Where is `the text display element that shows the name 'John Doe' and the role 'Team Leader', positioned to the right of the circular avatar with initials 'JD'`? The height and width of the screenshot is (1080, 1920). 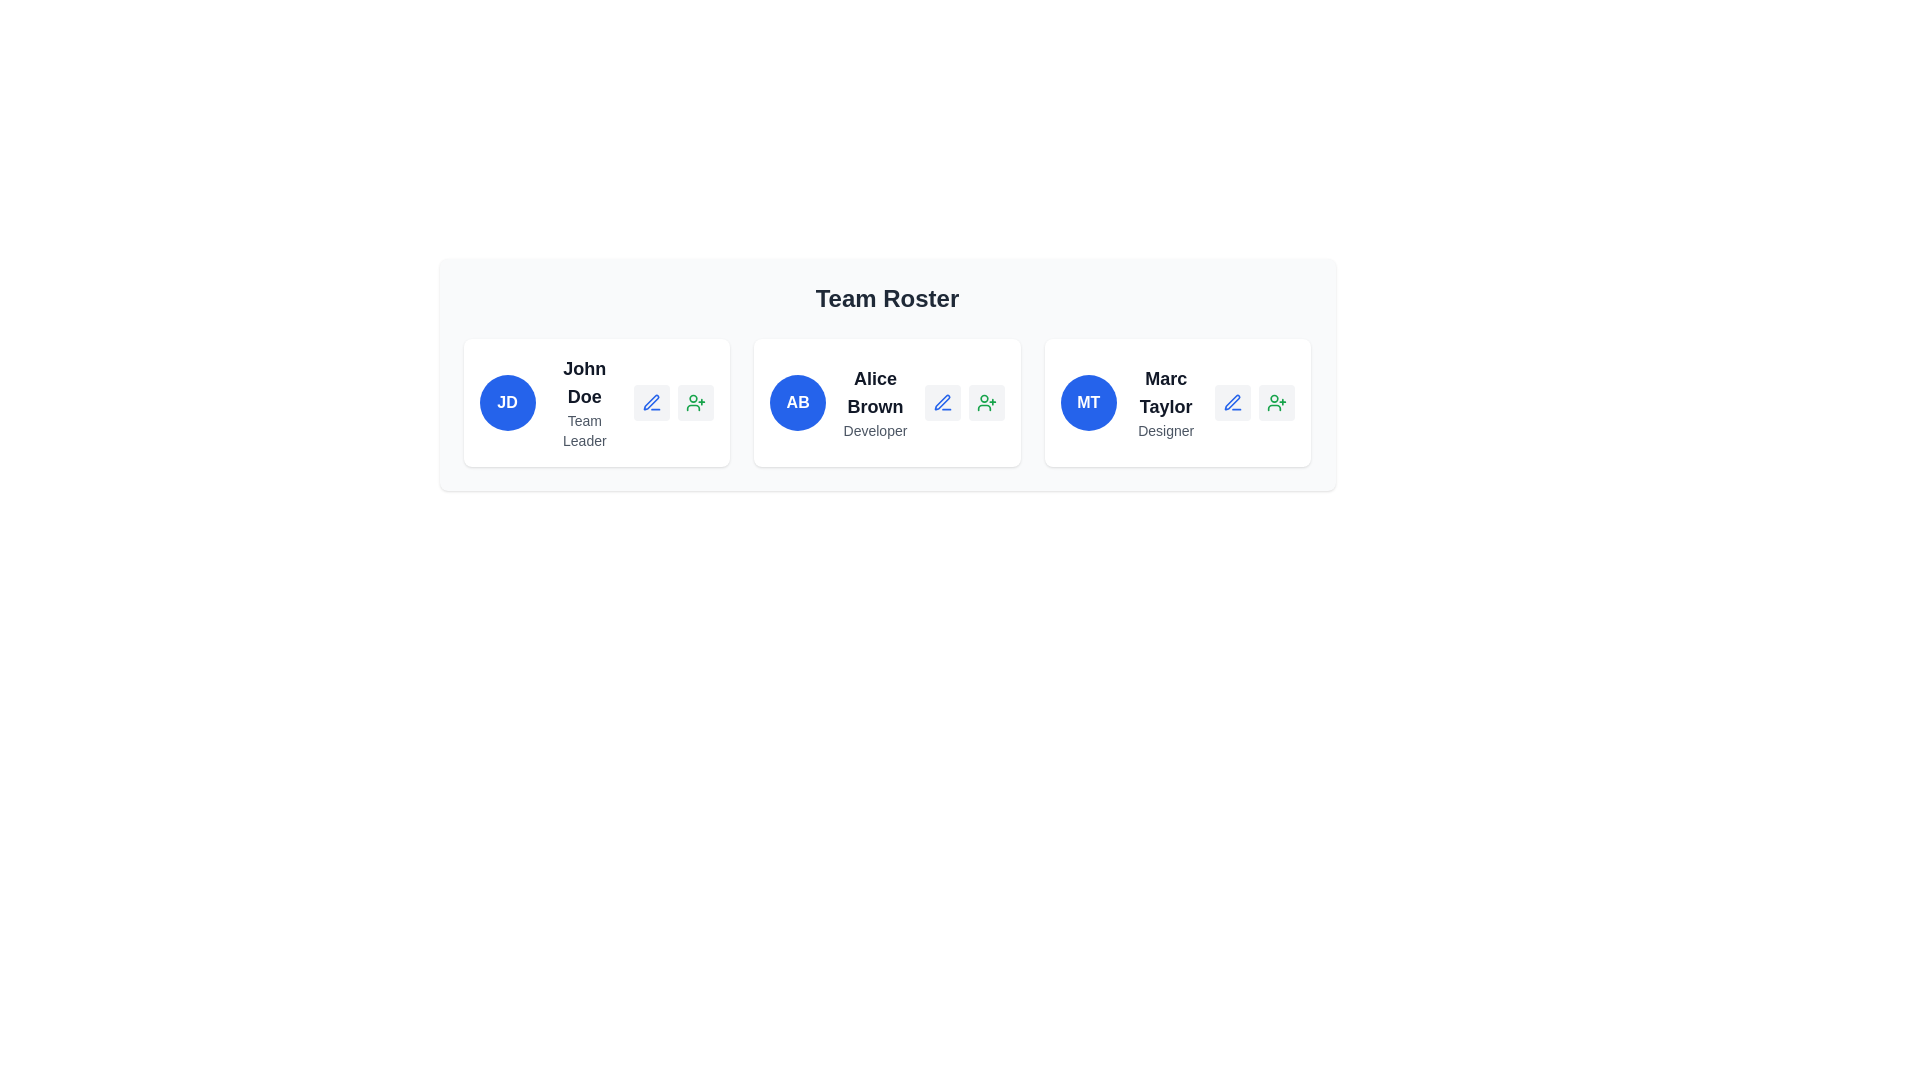 the text display element that shows the name 'John Doe' and the role 'Team Leader', positioned to the right of the circular avatar with initials 'JD' is located at coordinates (583, 402).